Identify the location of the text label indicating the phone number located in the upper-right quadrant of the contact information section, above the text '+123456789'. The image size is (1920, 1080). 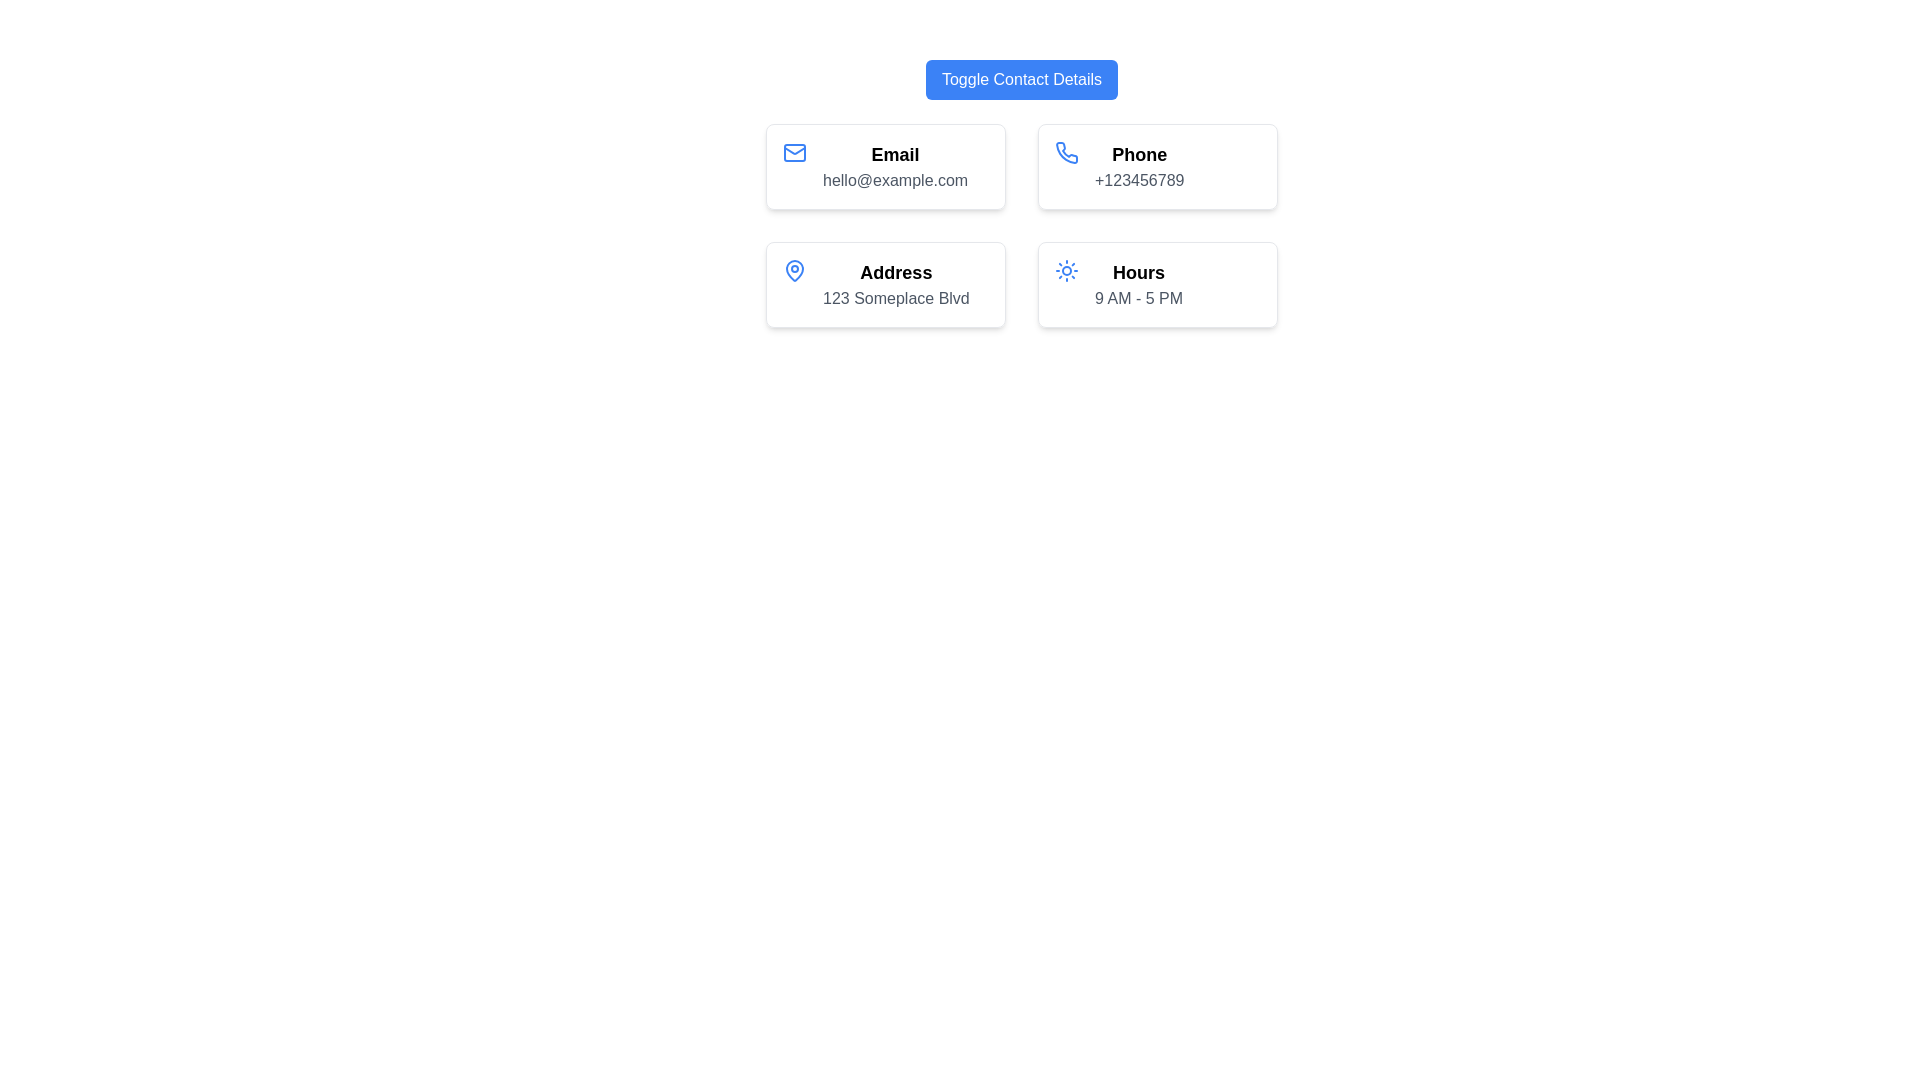
(1139, 153).